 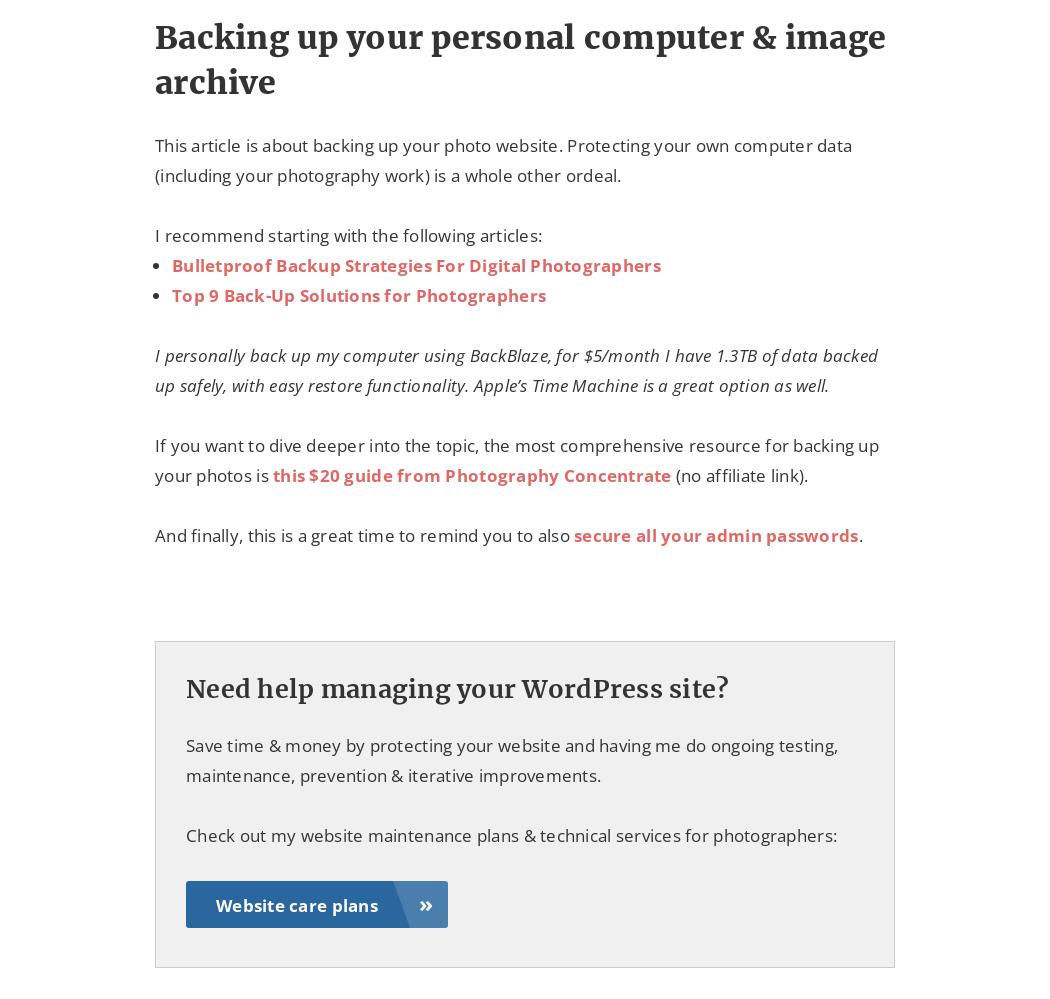 I want to click on '.', so click(x=859, y=534).